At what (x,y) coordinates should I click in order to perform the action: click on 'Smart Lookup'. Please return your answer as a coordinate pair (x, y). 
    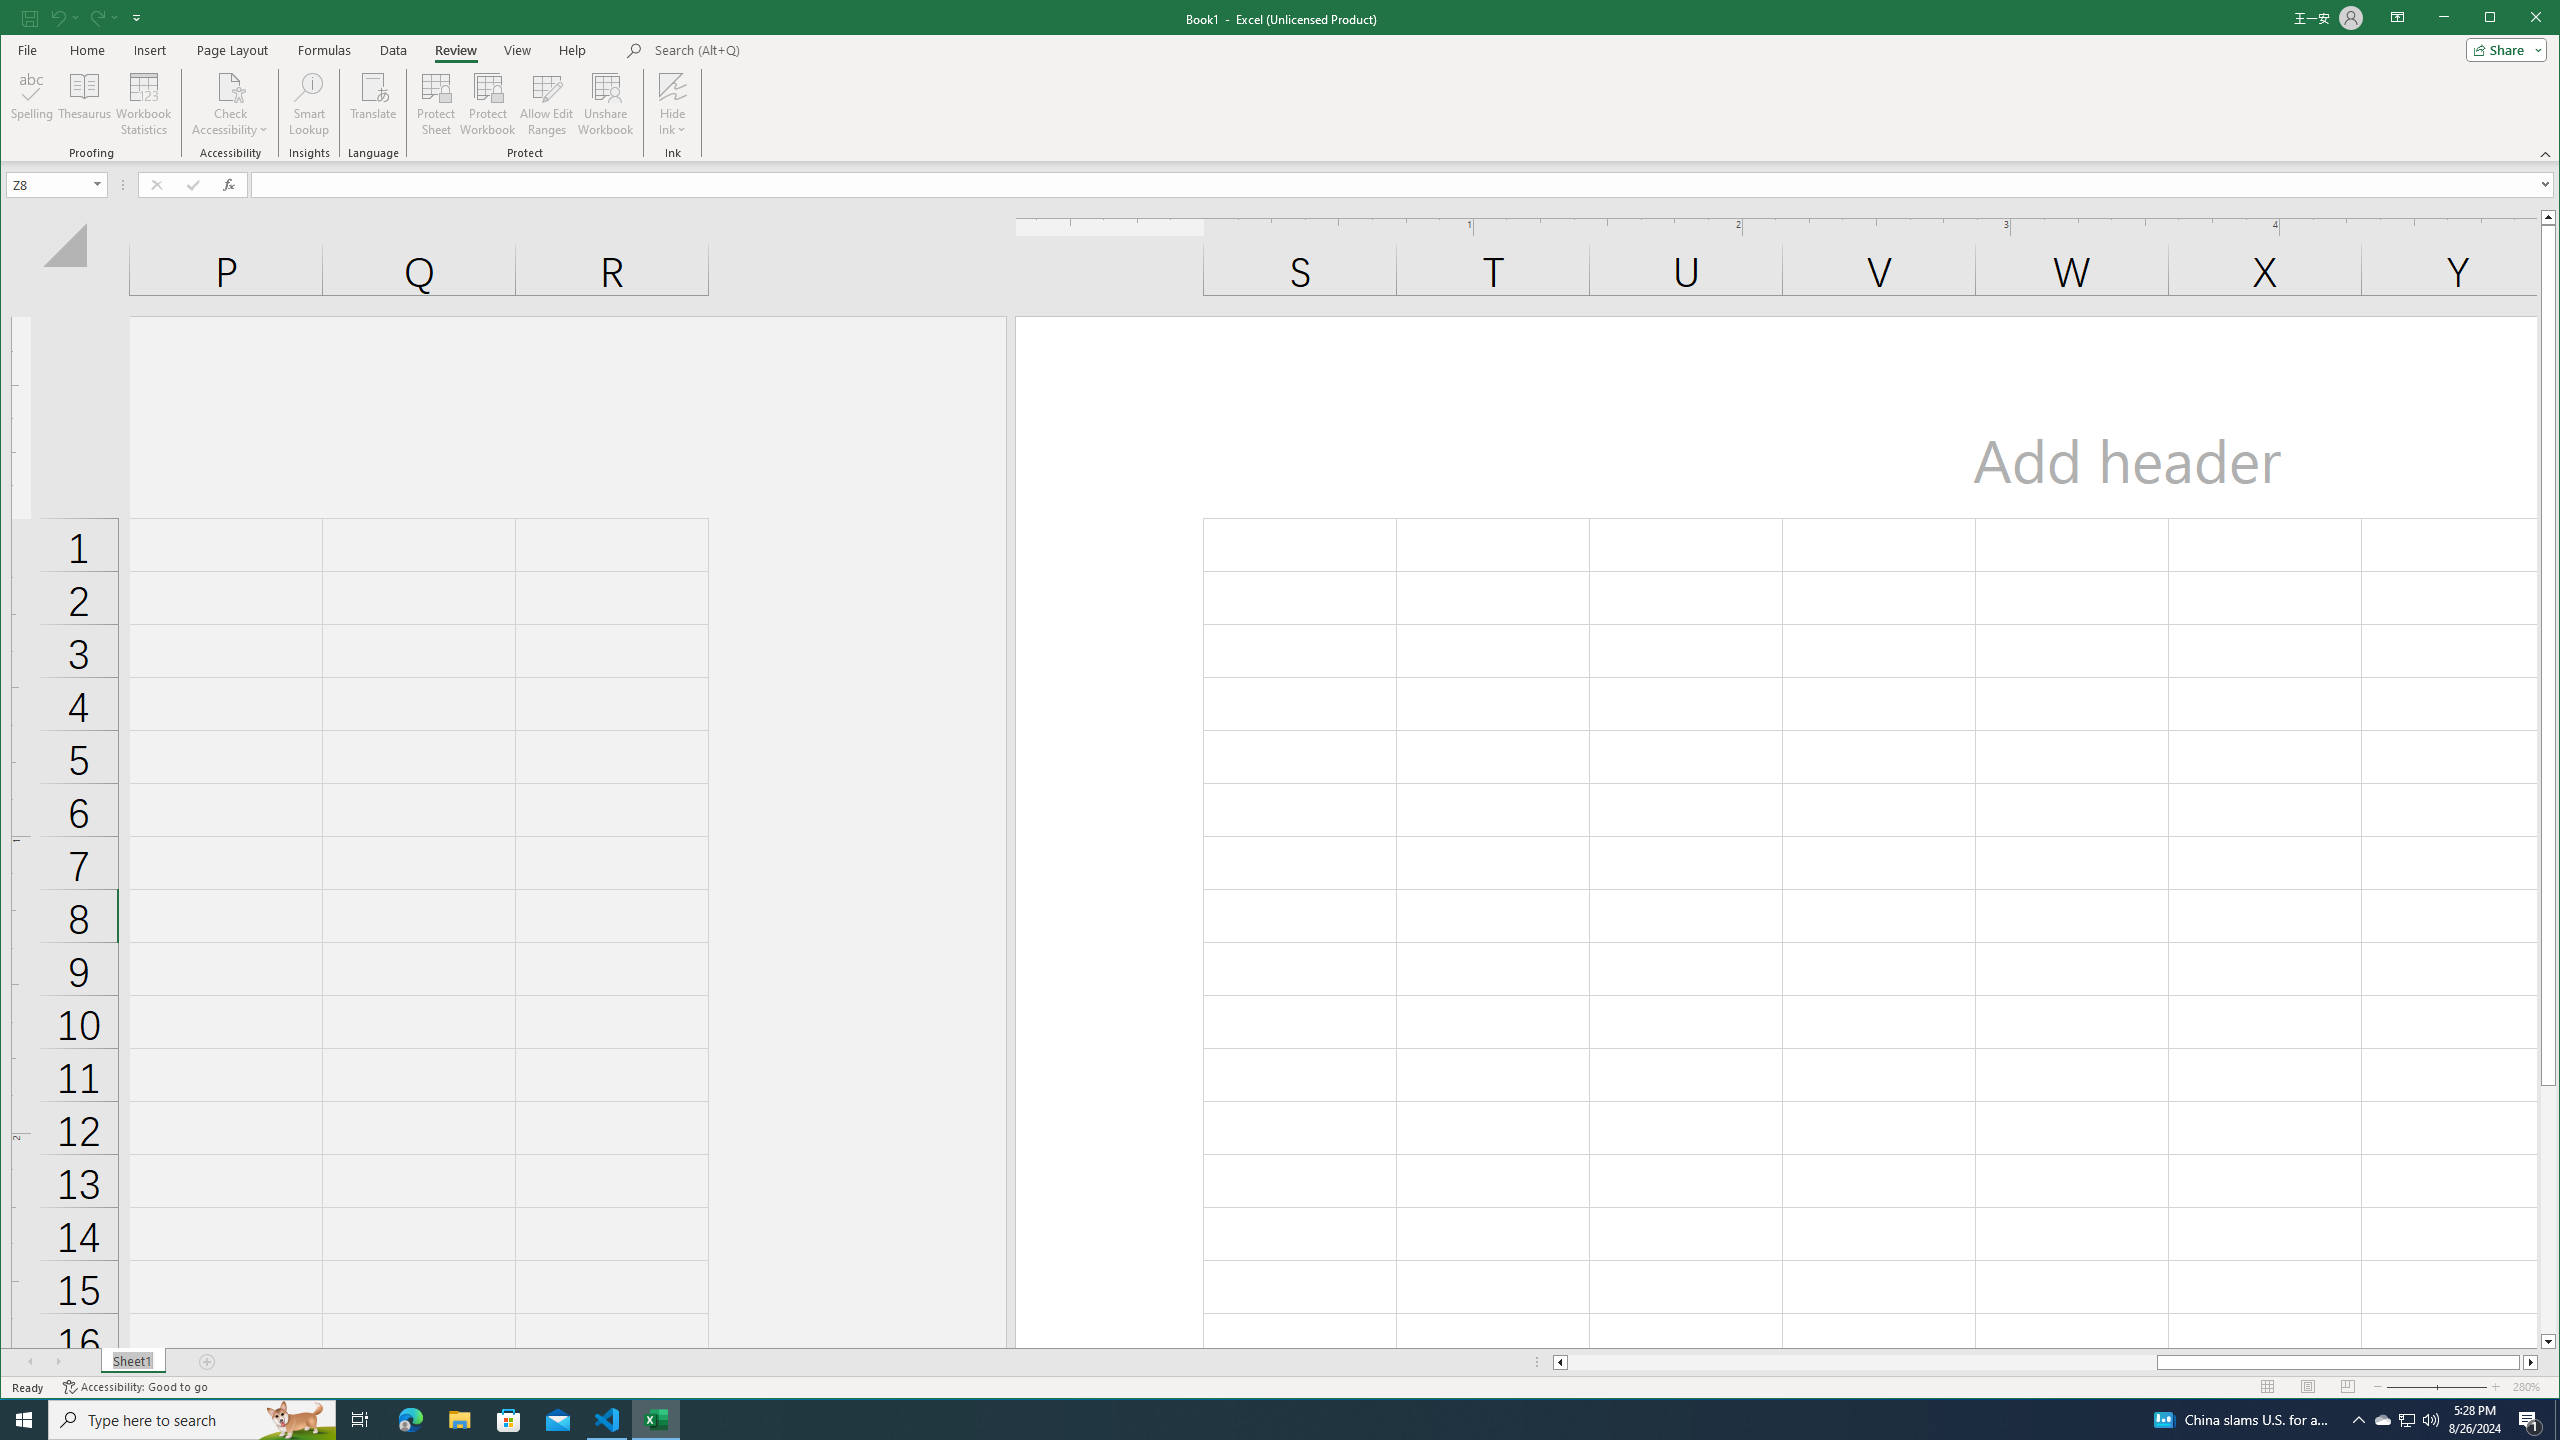
    Looking at the image, I should click on (309, 103).